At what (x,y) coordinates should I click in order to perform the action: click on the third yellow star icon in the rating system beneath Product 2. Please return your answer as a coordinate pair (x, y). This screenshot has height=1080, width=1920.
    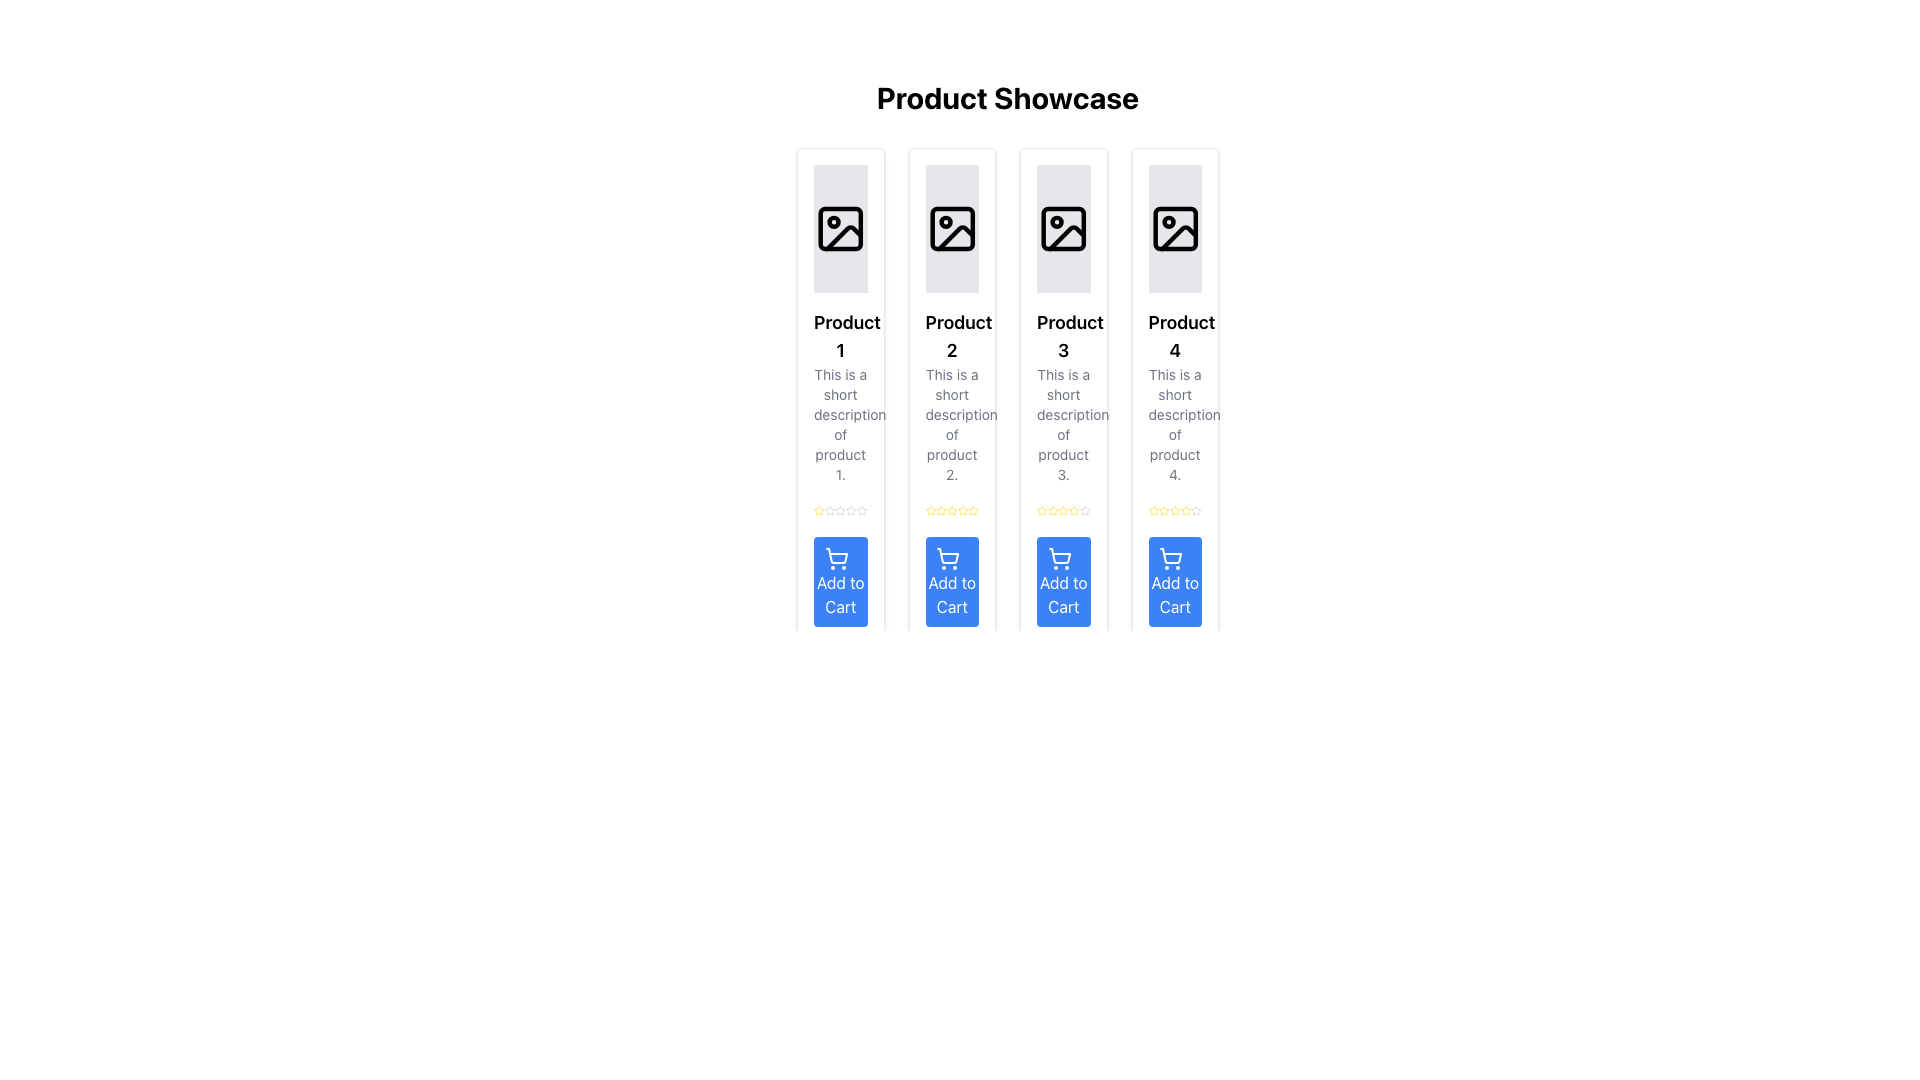
    Looking at the image, I should click on (951, 509).